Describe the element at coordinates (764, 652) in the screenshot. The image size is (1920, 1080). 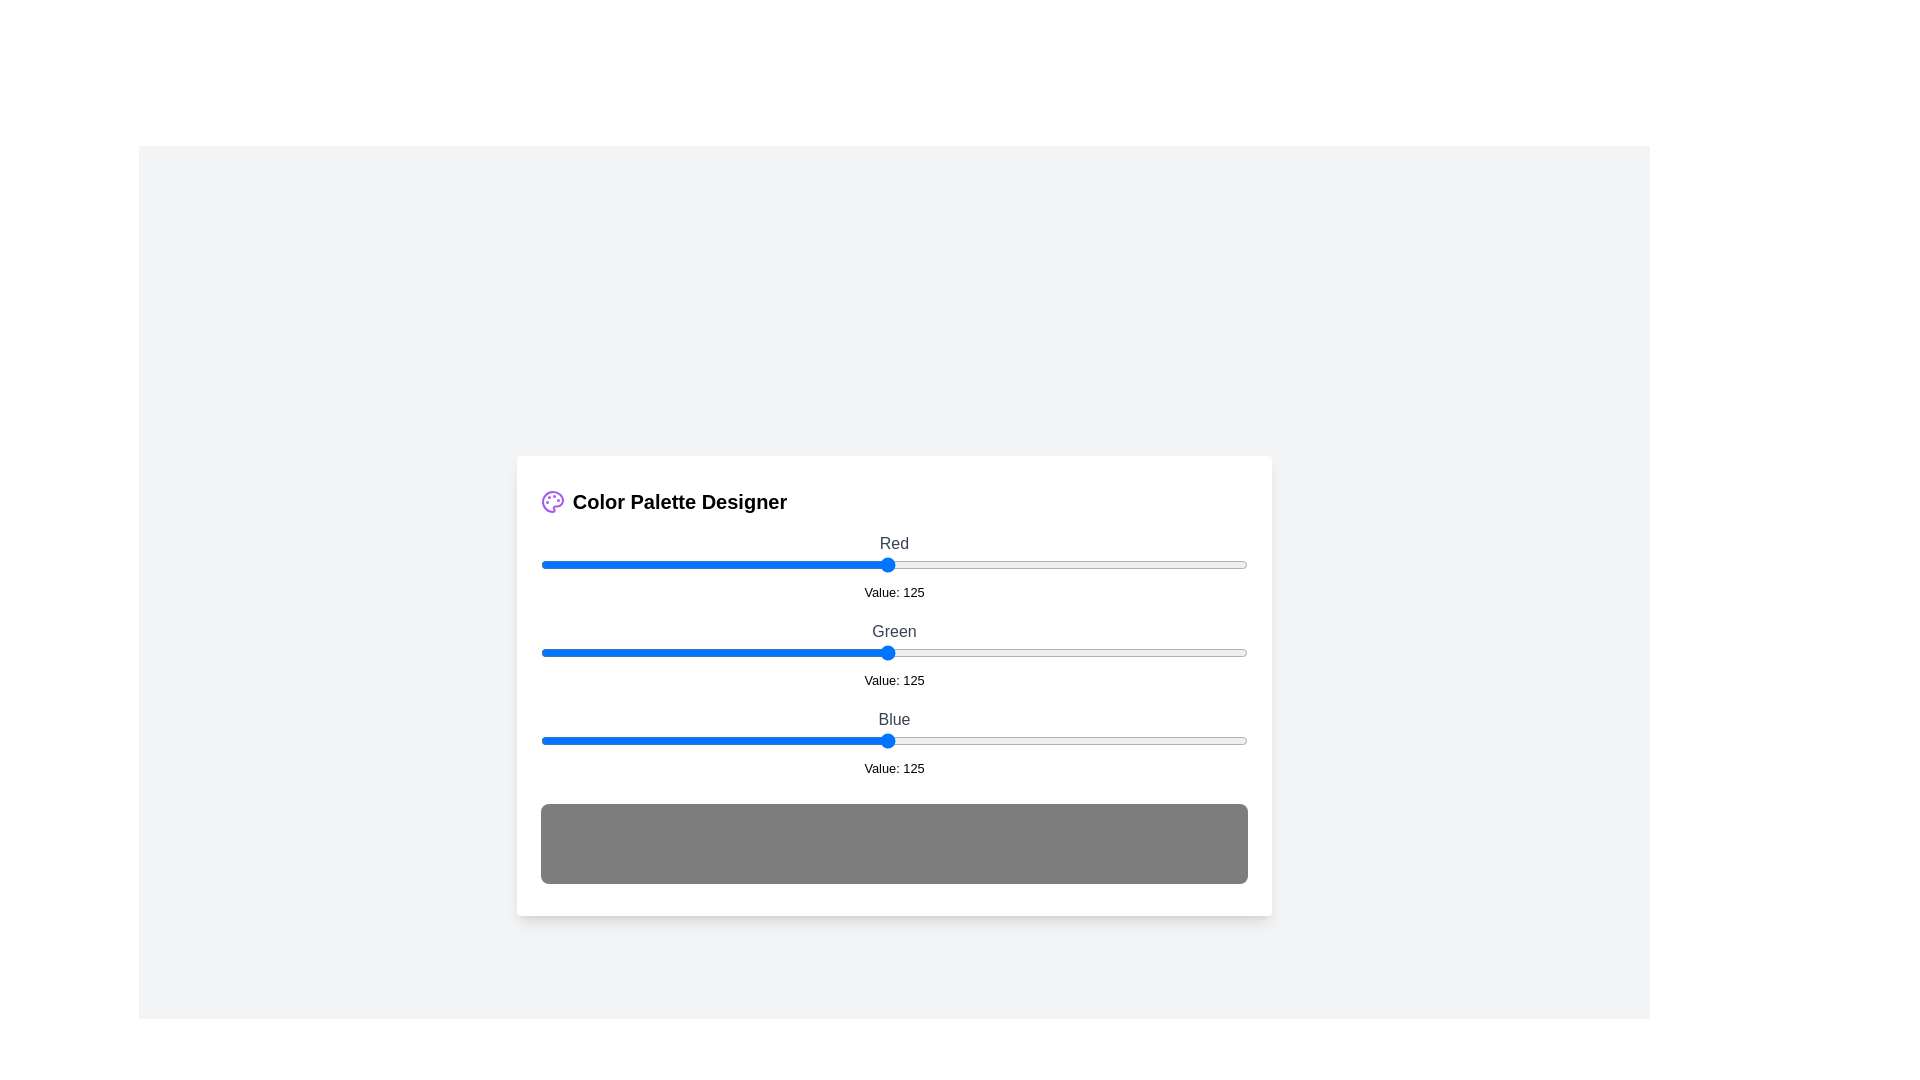
I see `the 1 slider to 81` at that location.